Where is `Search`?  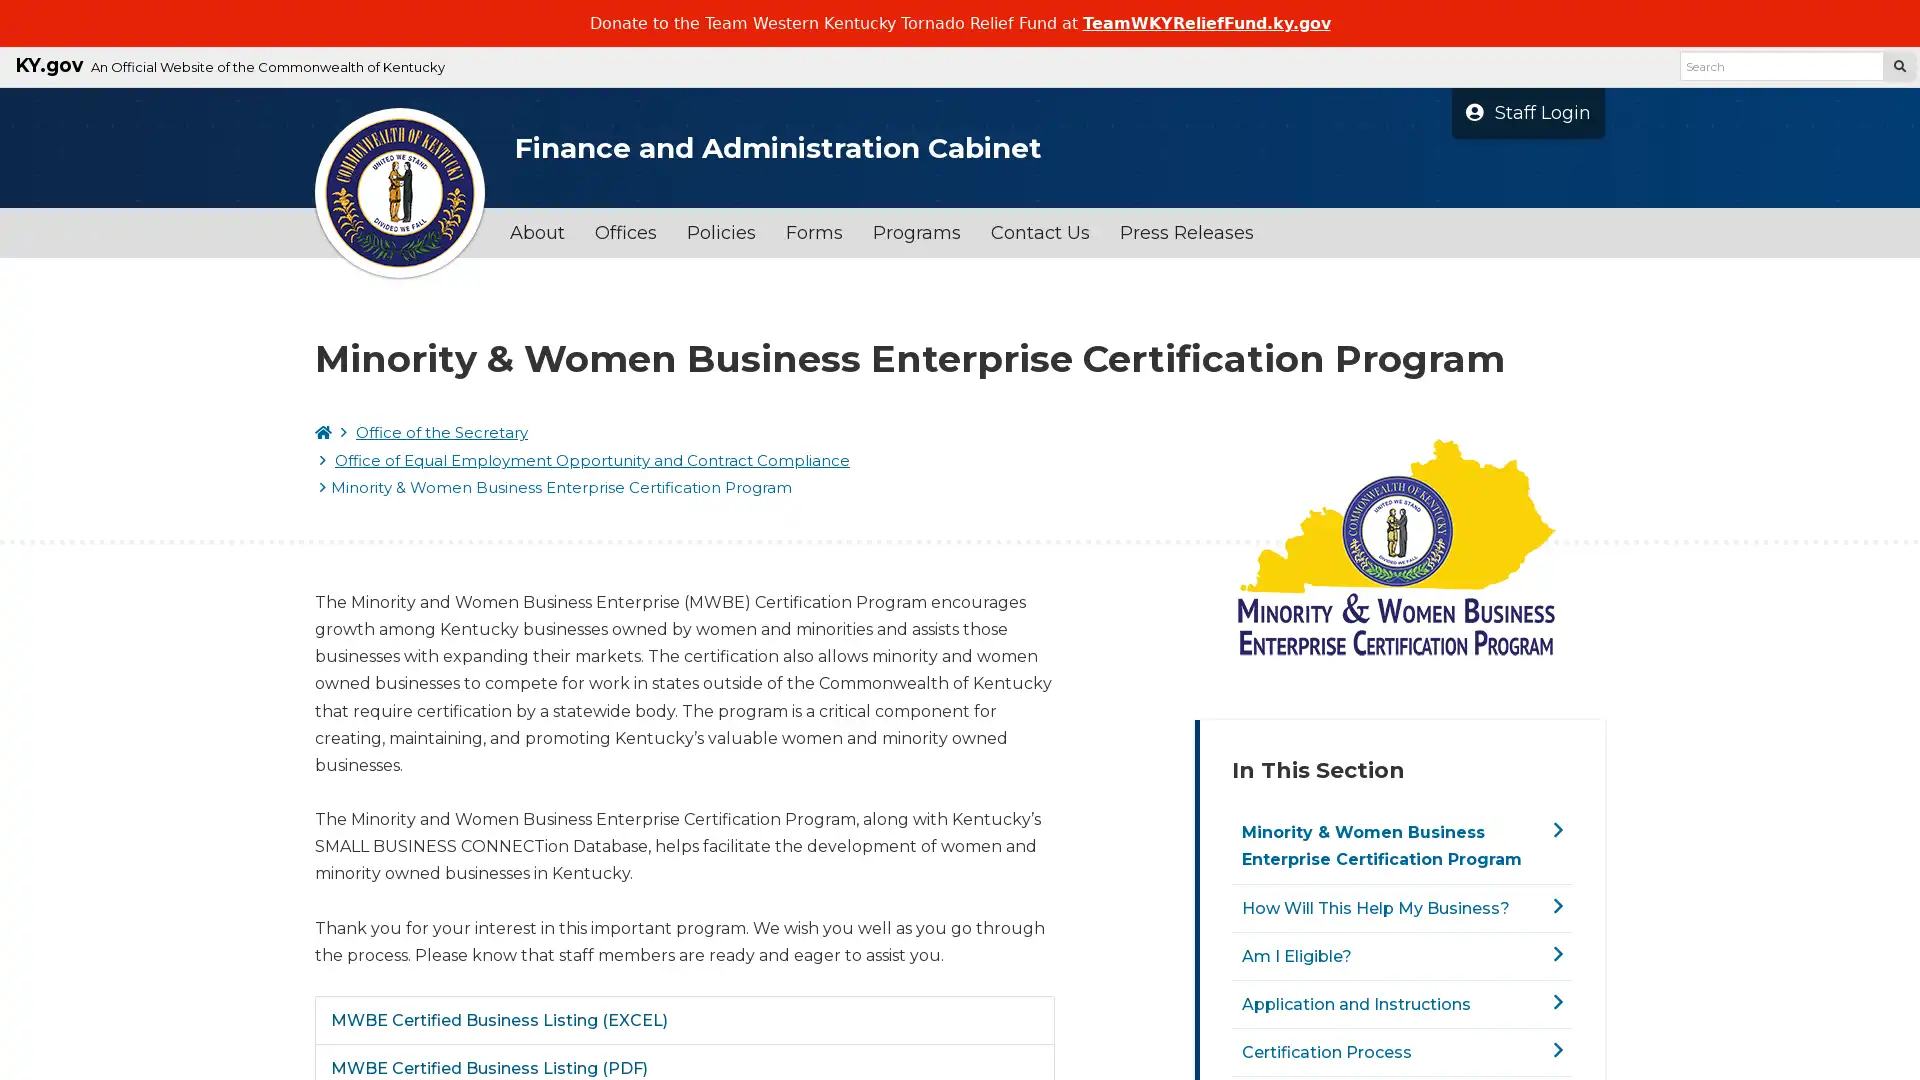 Search is located at coordinates (1898, 65).